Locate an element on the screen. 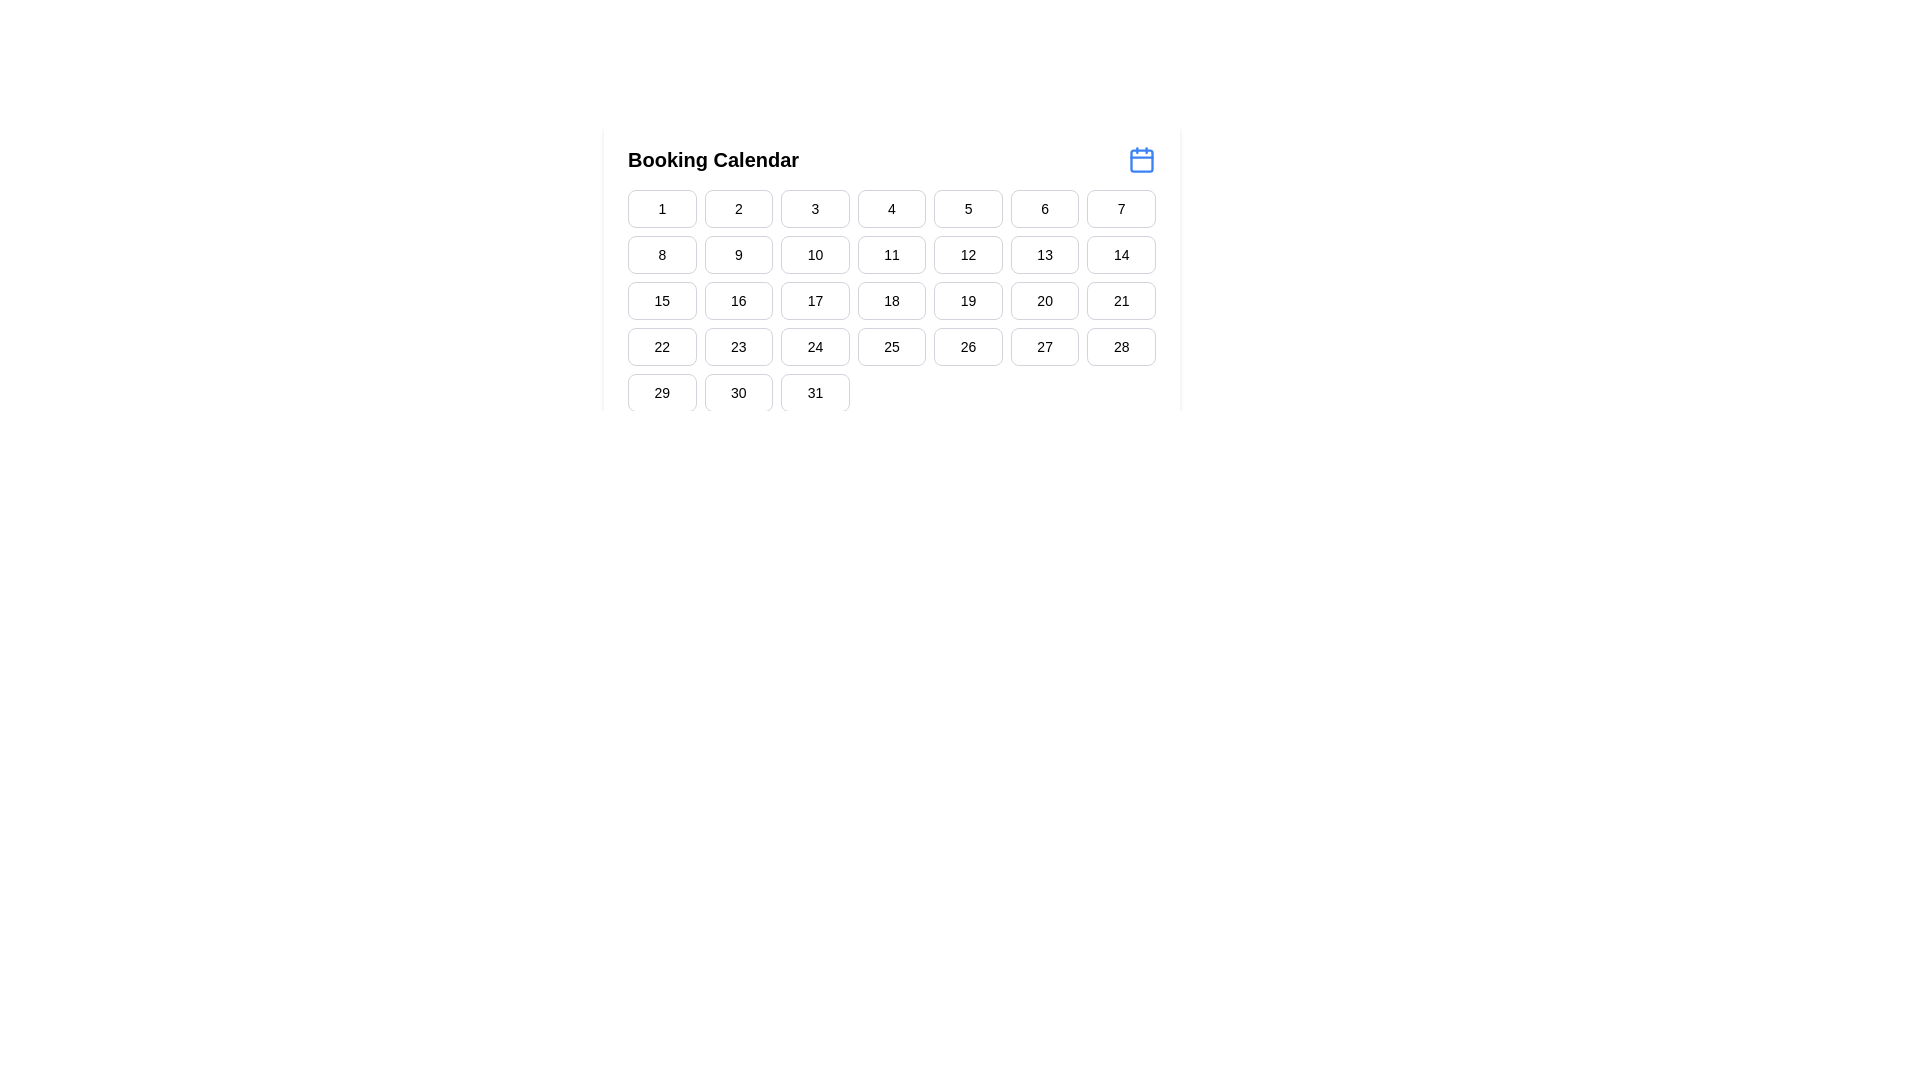 The width and height of the screenshot is (1920, 1080). the button representing the 7th day of the month in the calendar layout is located at coordinates (1121, 208).